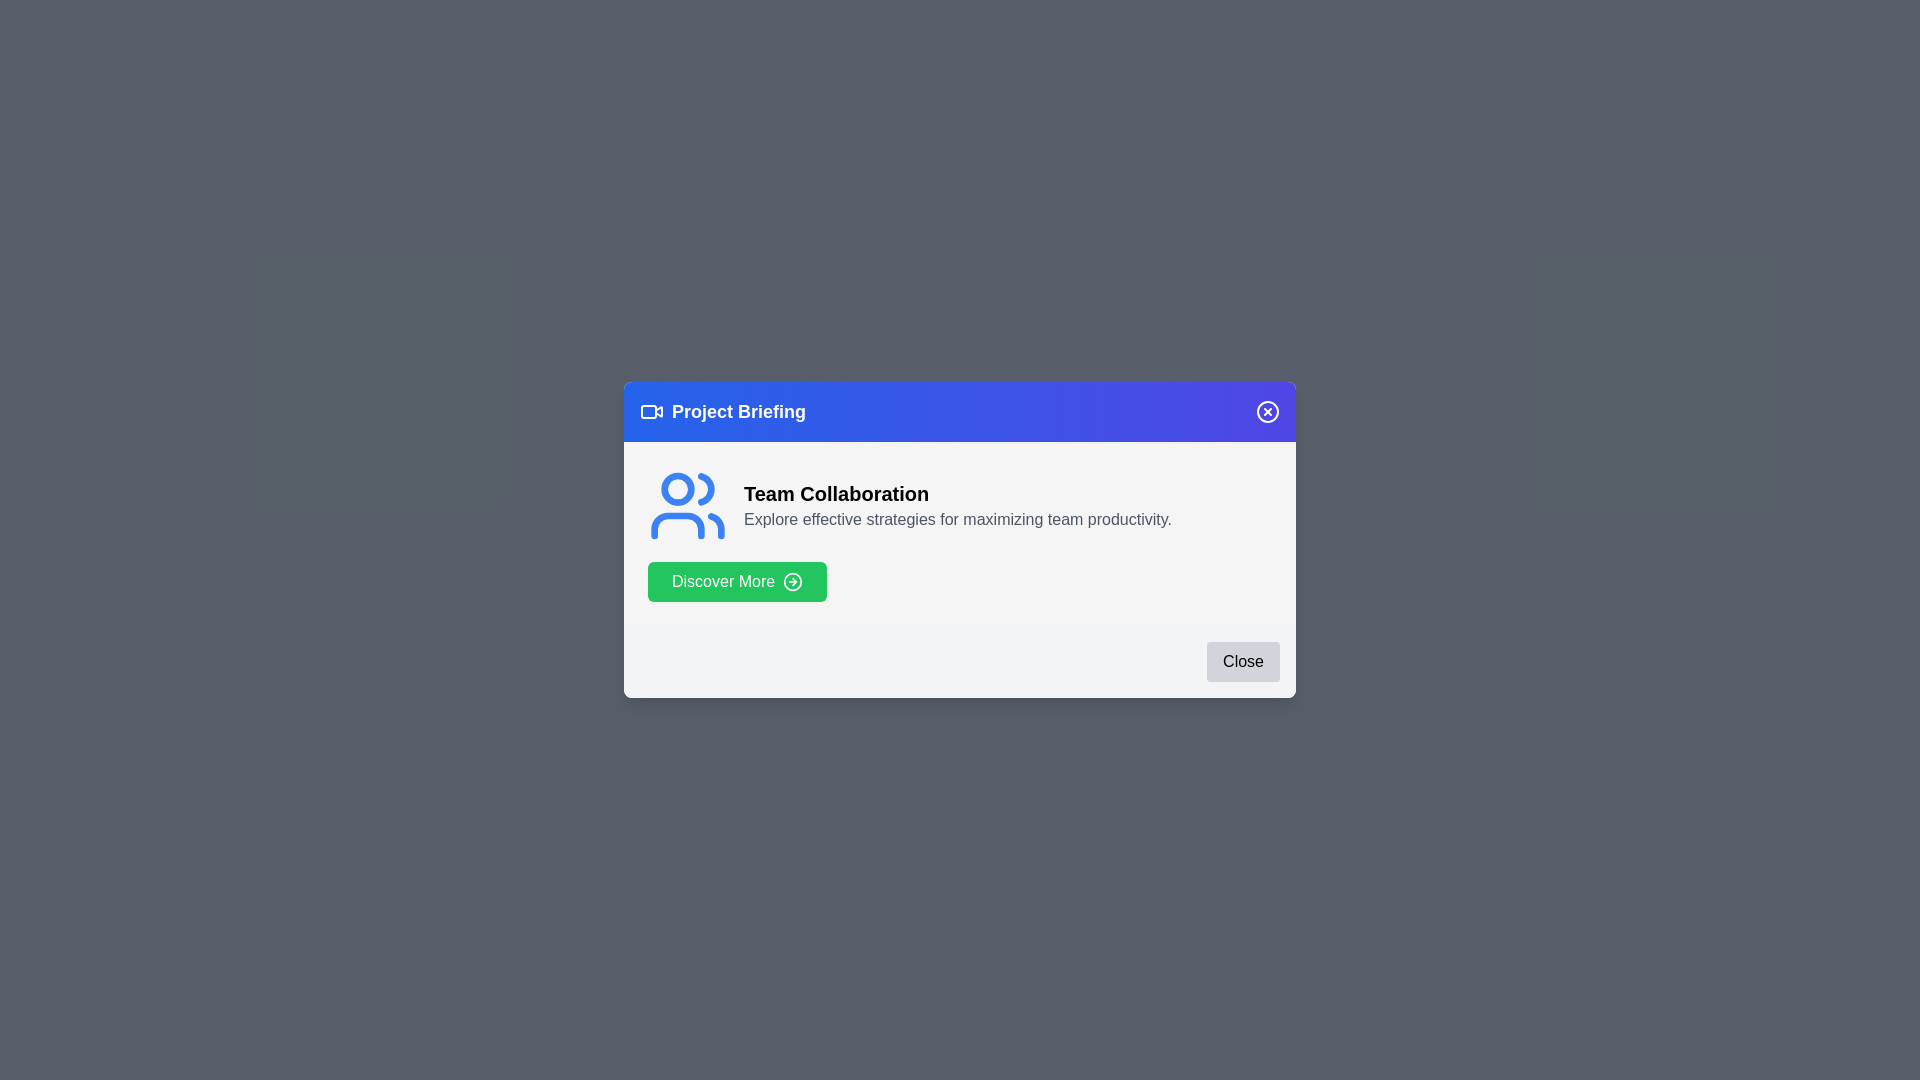 The height and width of the screenshot is (1080, 1920). Describe the element at coordinates (736, 582) in the screenshot. I see `'Discover More' button to reveal additional details` at that location.